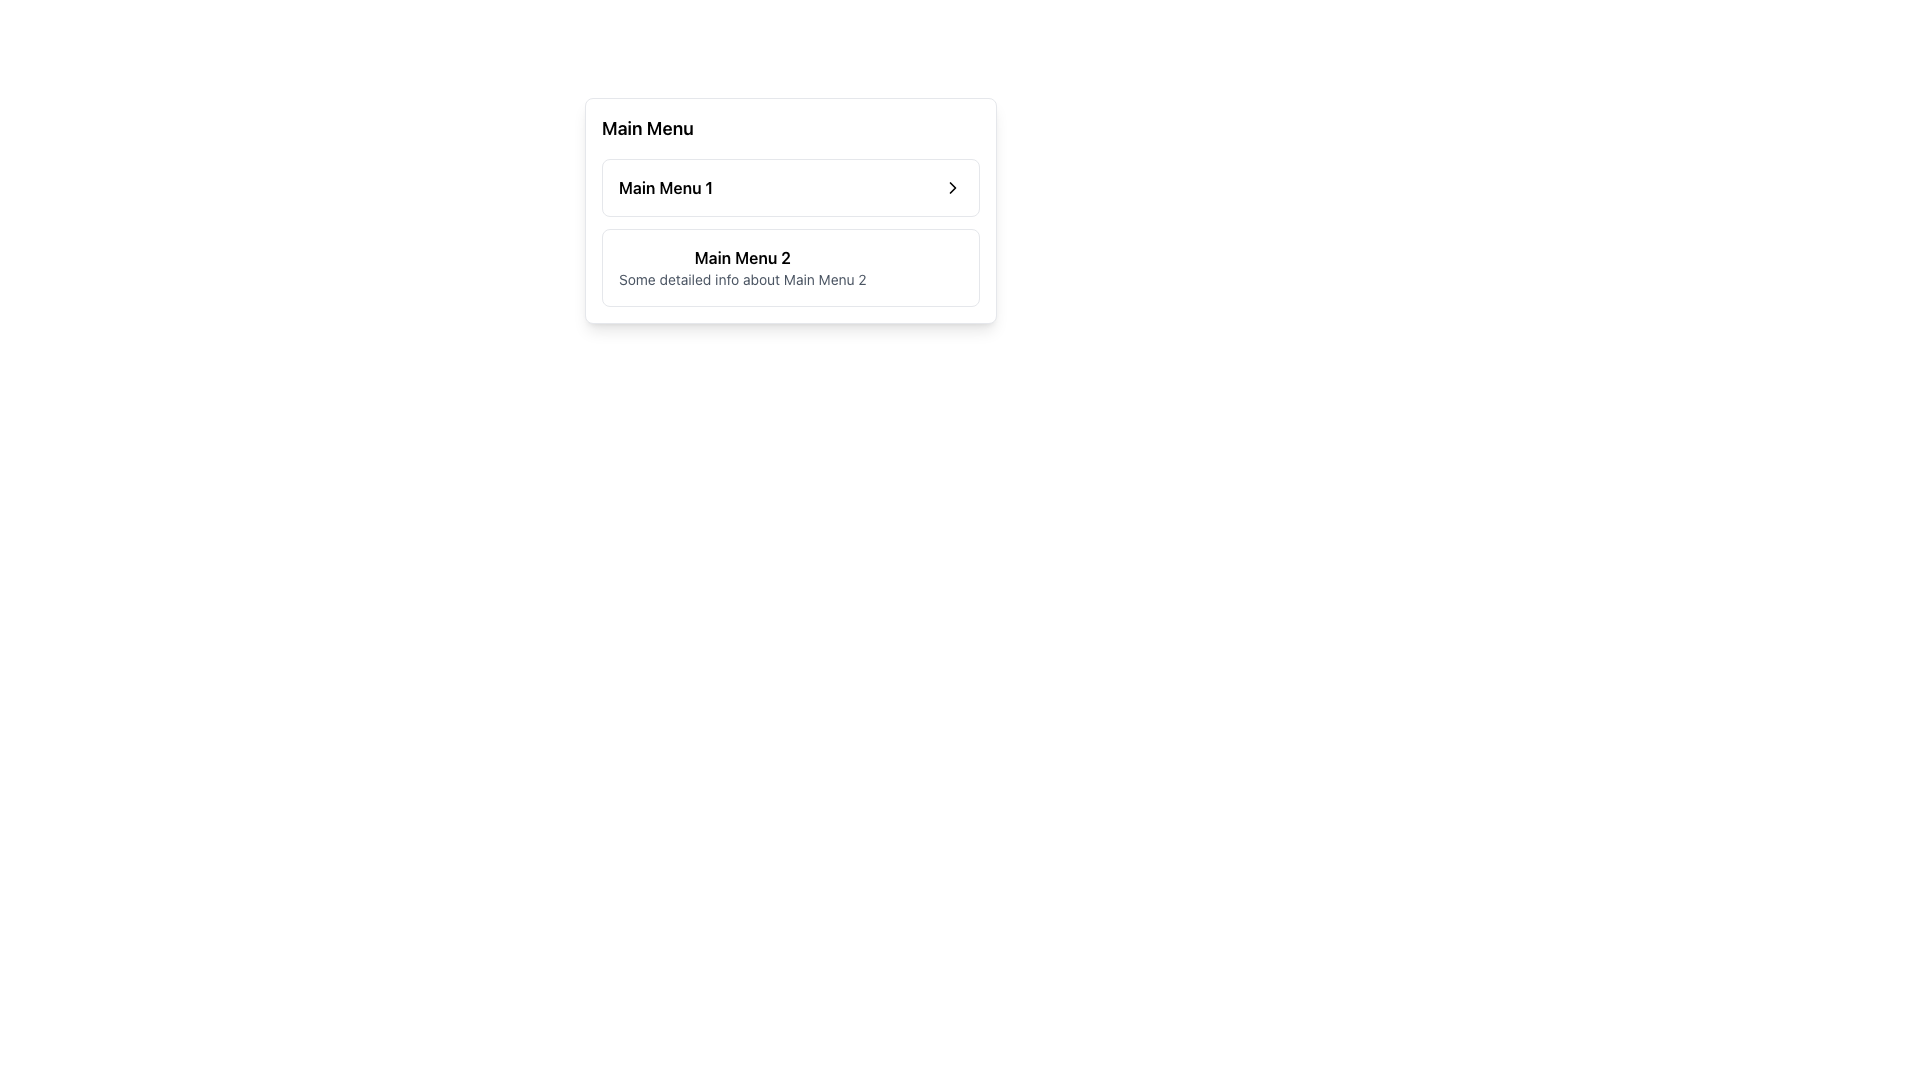  What do you see at coordinates (741, 257) in the screenshot?
I see `the text label that serves as the title for the second menu item under 'Main Menu', helping users identify the associated functionality` at bounding box center [741, 257].